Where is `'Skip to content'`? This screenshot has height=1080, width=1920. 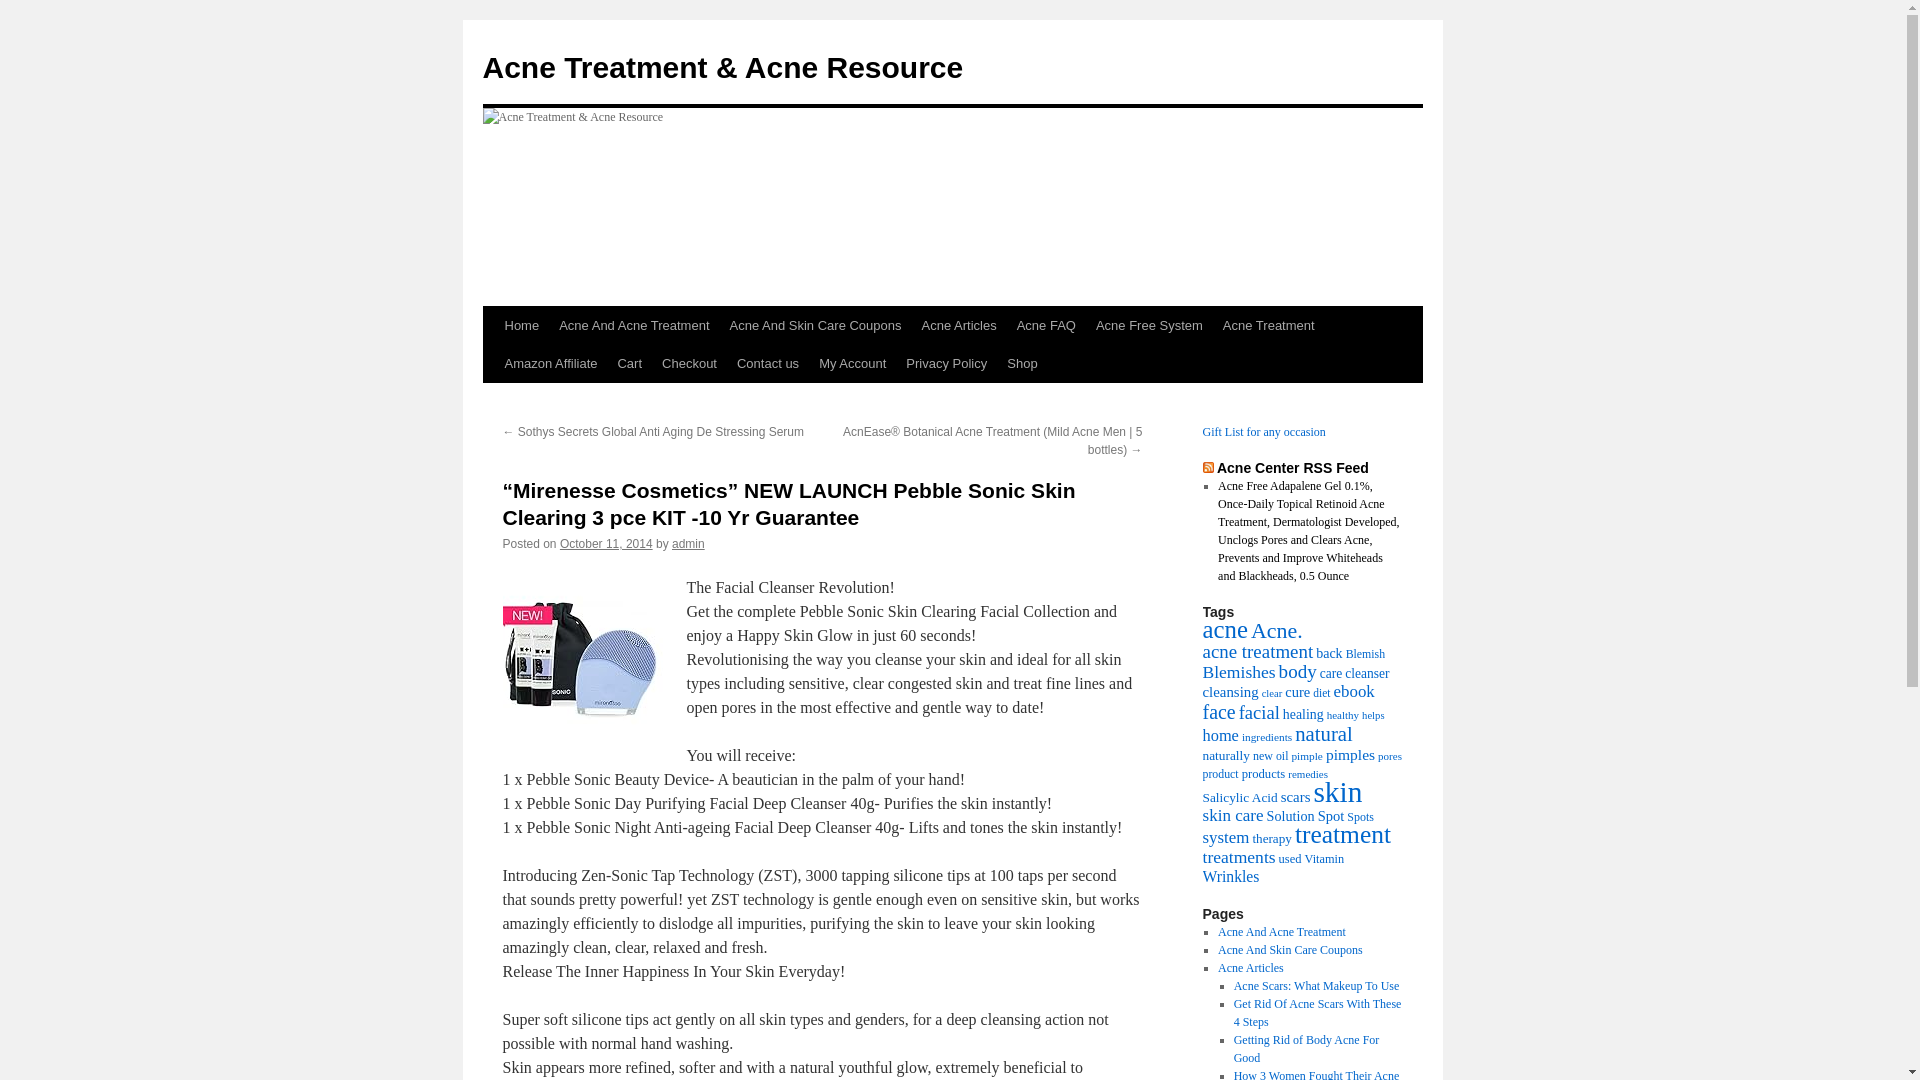
'Skip to content' is located at coordinates (491, 362).